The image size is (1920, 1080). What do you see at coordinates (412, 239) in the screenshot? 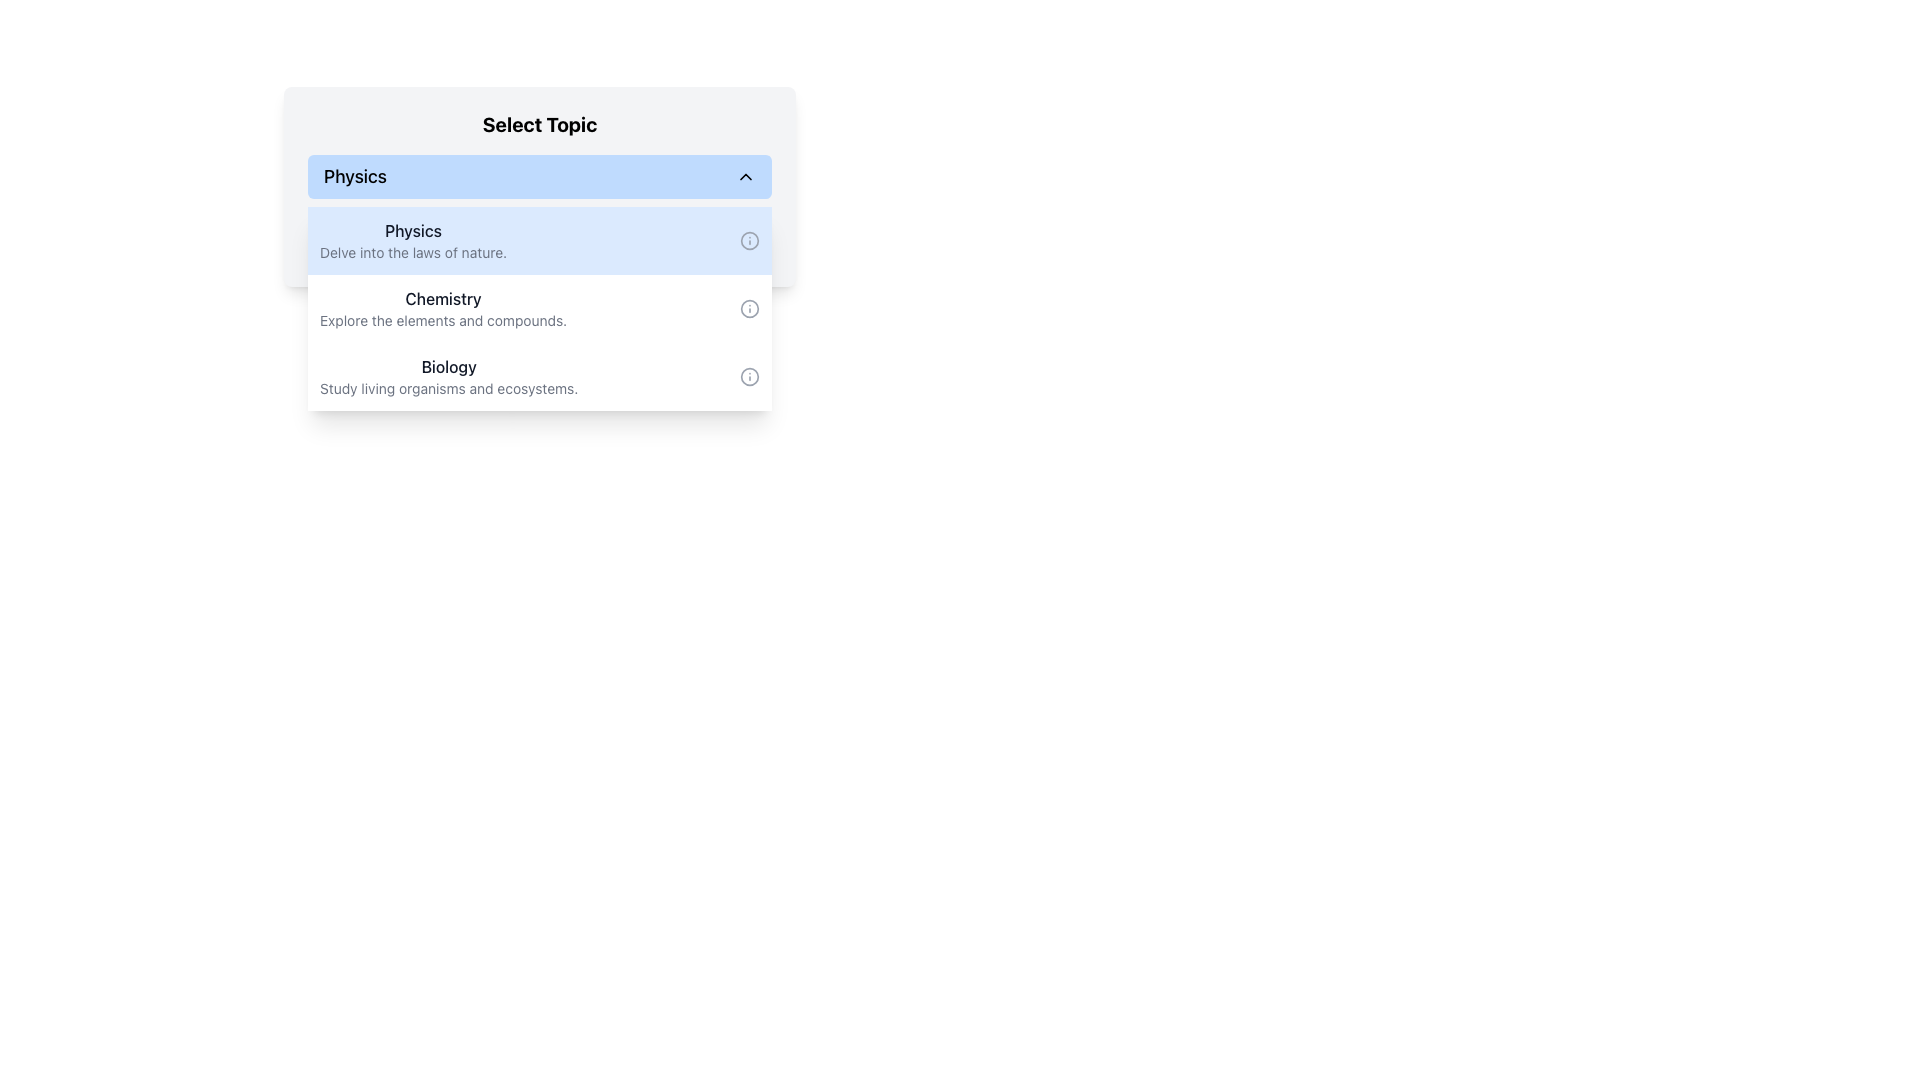
I see `the first selectable option in the dropdown menu labeled 'Physics' under the 'Select Topic' header` at bounding box center [412, 239].